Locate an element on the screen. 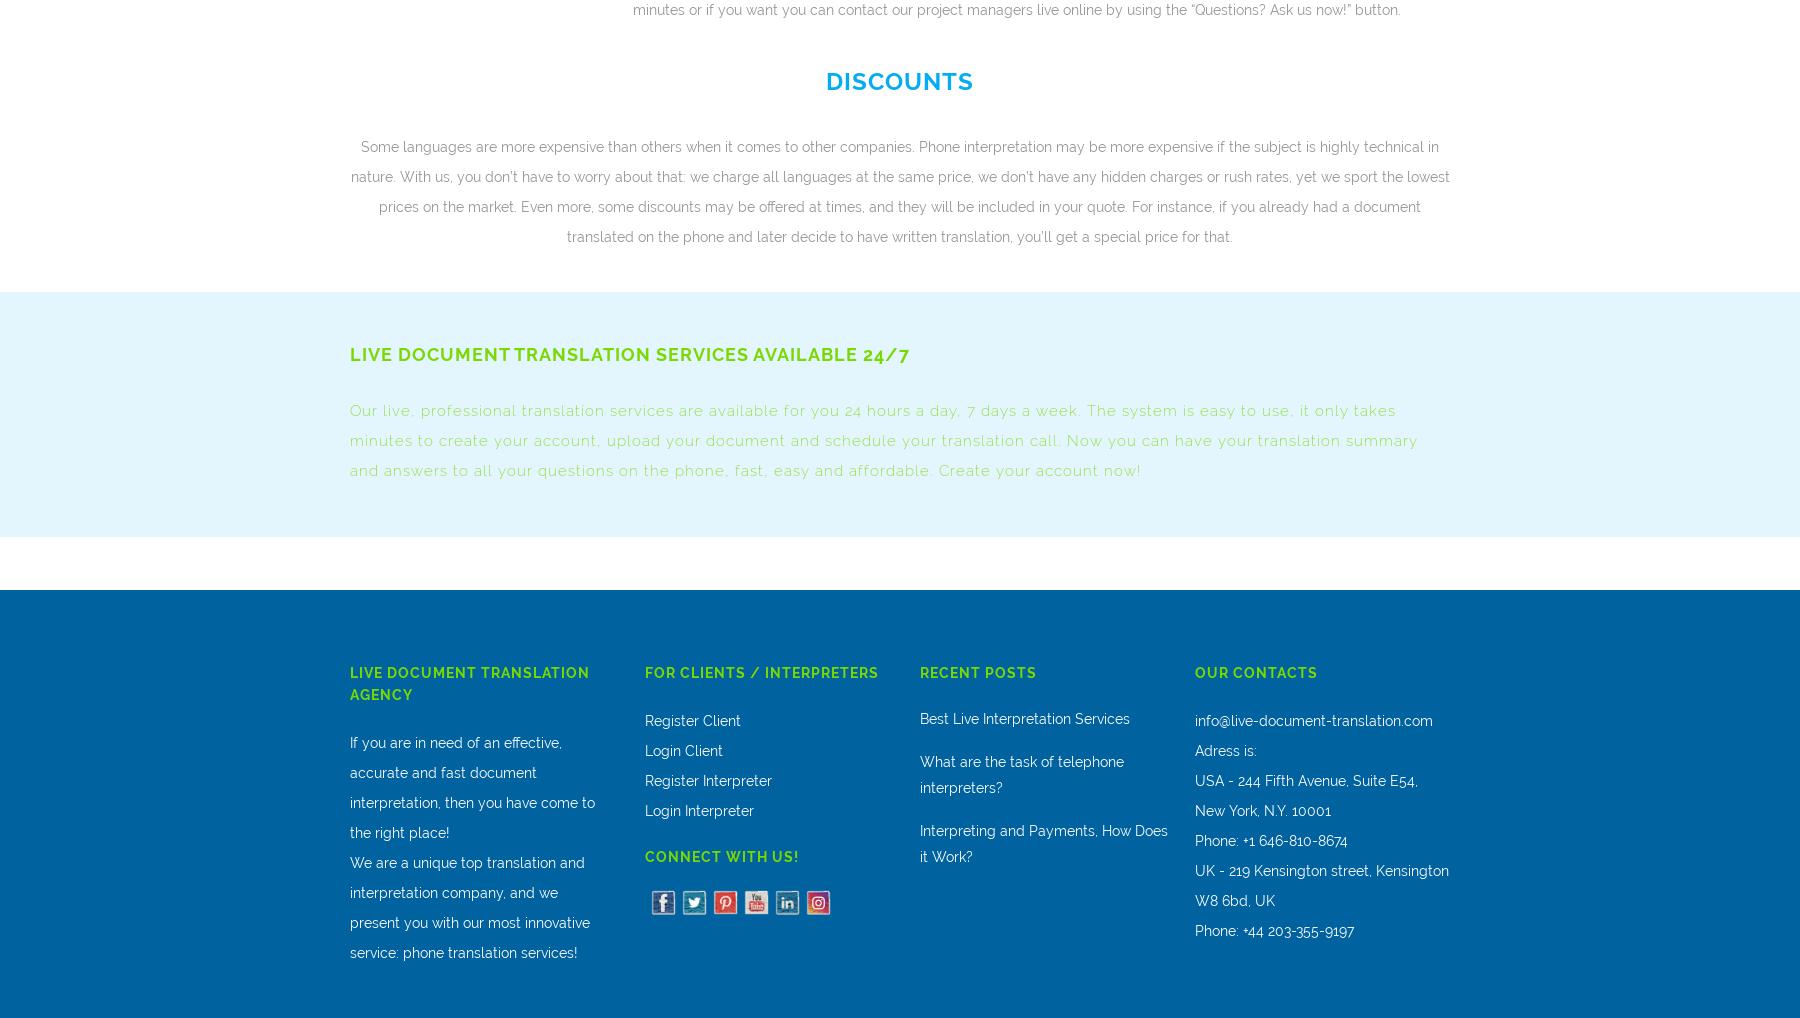  'UK - 219 Kensington street, Kensington W8 6bd, UK' is located at coordinates (1321, 885).